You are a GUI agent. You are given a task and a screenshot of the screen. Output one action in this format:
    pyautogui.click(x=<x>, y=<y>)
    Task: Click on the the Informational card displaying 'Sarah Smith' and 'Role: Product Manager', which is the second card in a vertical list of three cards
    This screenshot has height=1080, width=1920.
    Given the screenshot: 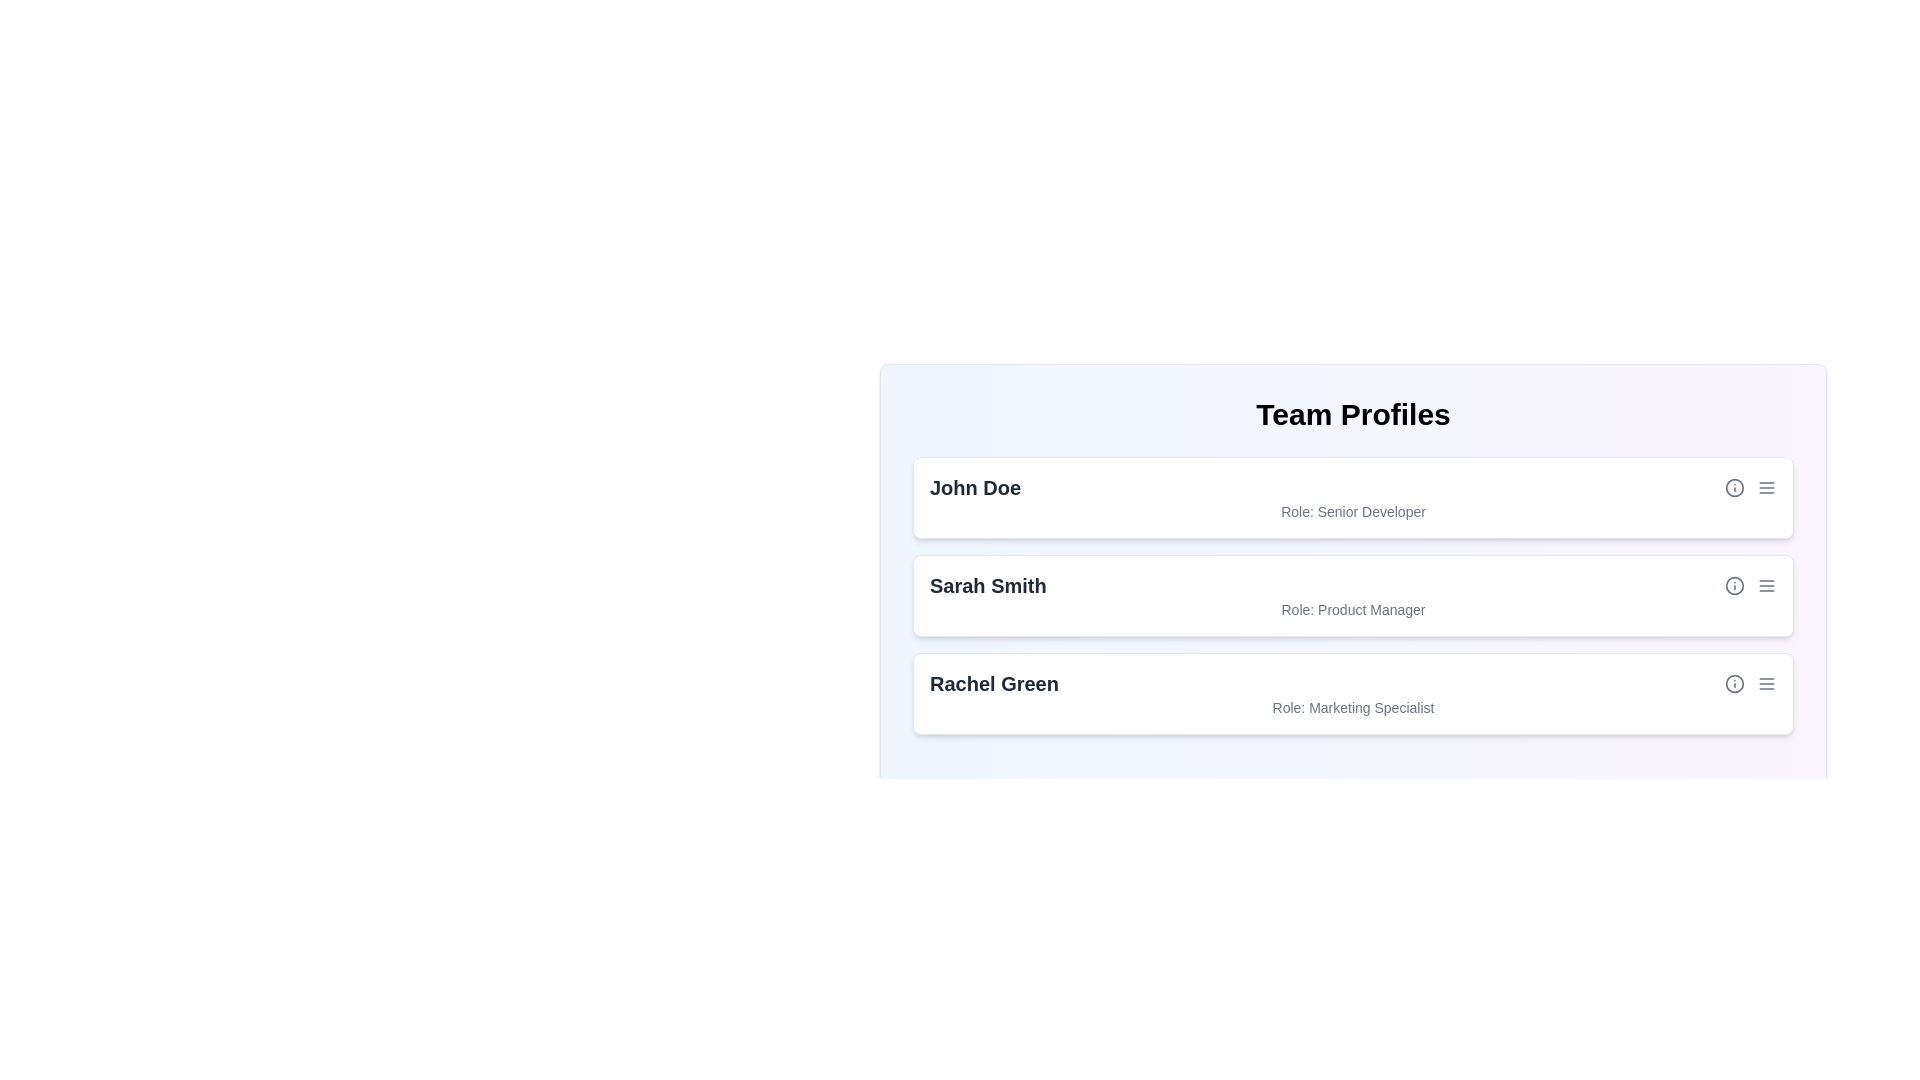 What is the action you would take?
    pyautogui.click(x=1353, y=574)
    